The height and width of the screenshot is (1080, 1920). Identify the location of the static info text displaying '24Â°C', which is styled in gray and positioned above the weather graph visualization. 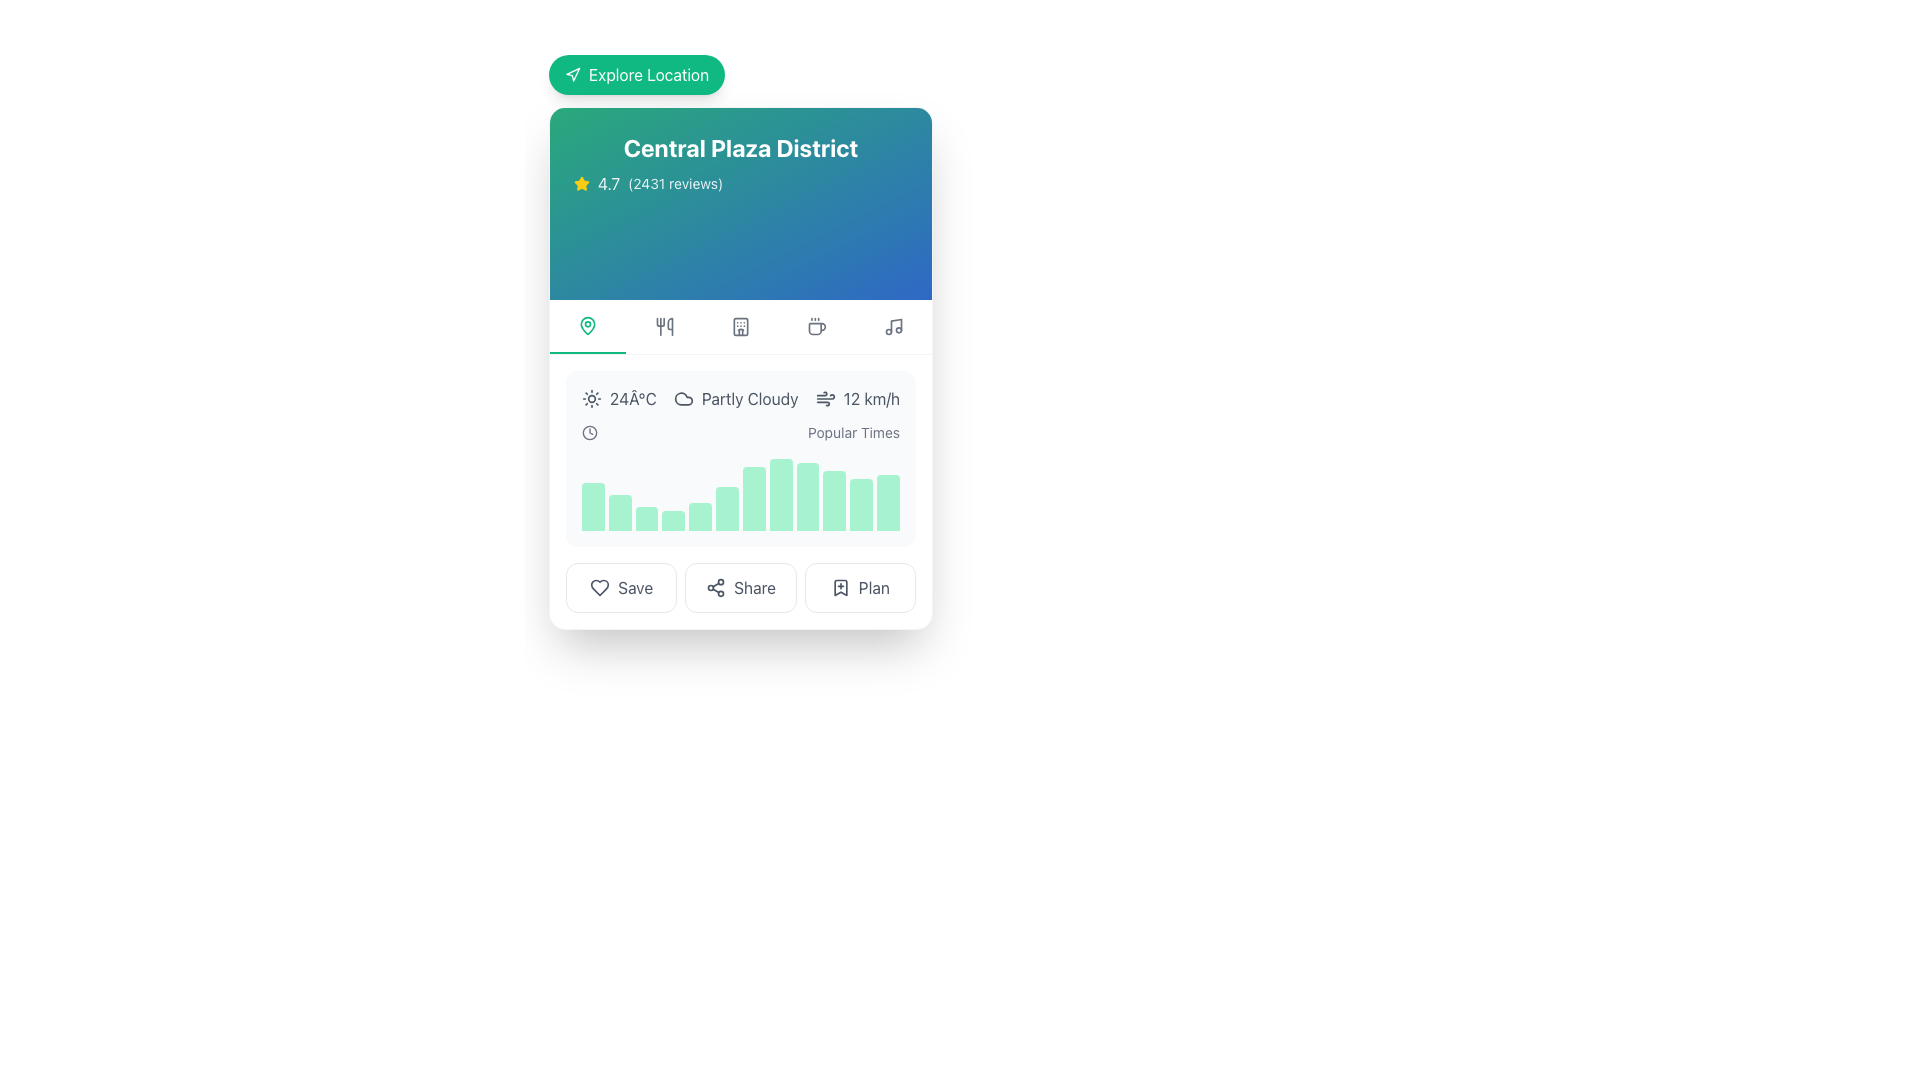
(632, 398).